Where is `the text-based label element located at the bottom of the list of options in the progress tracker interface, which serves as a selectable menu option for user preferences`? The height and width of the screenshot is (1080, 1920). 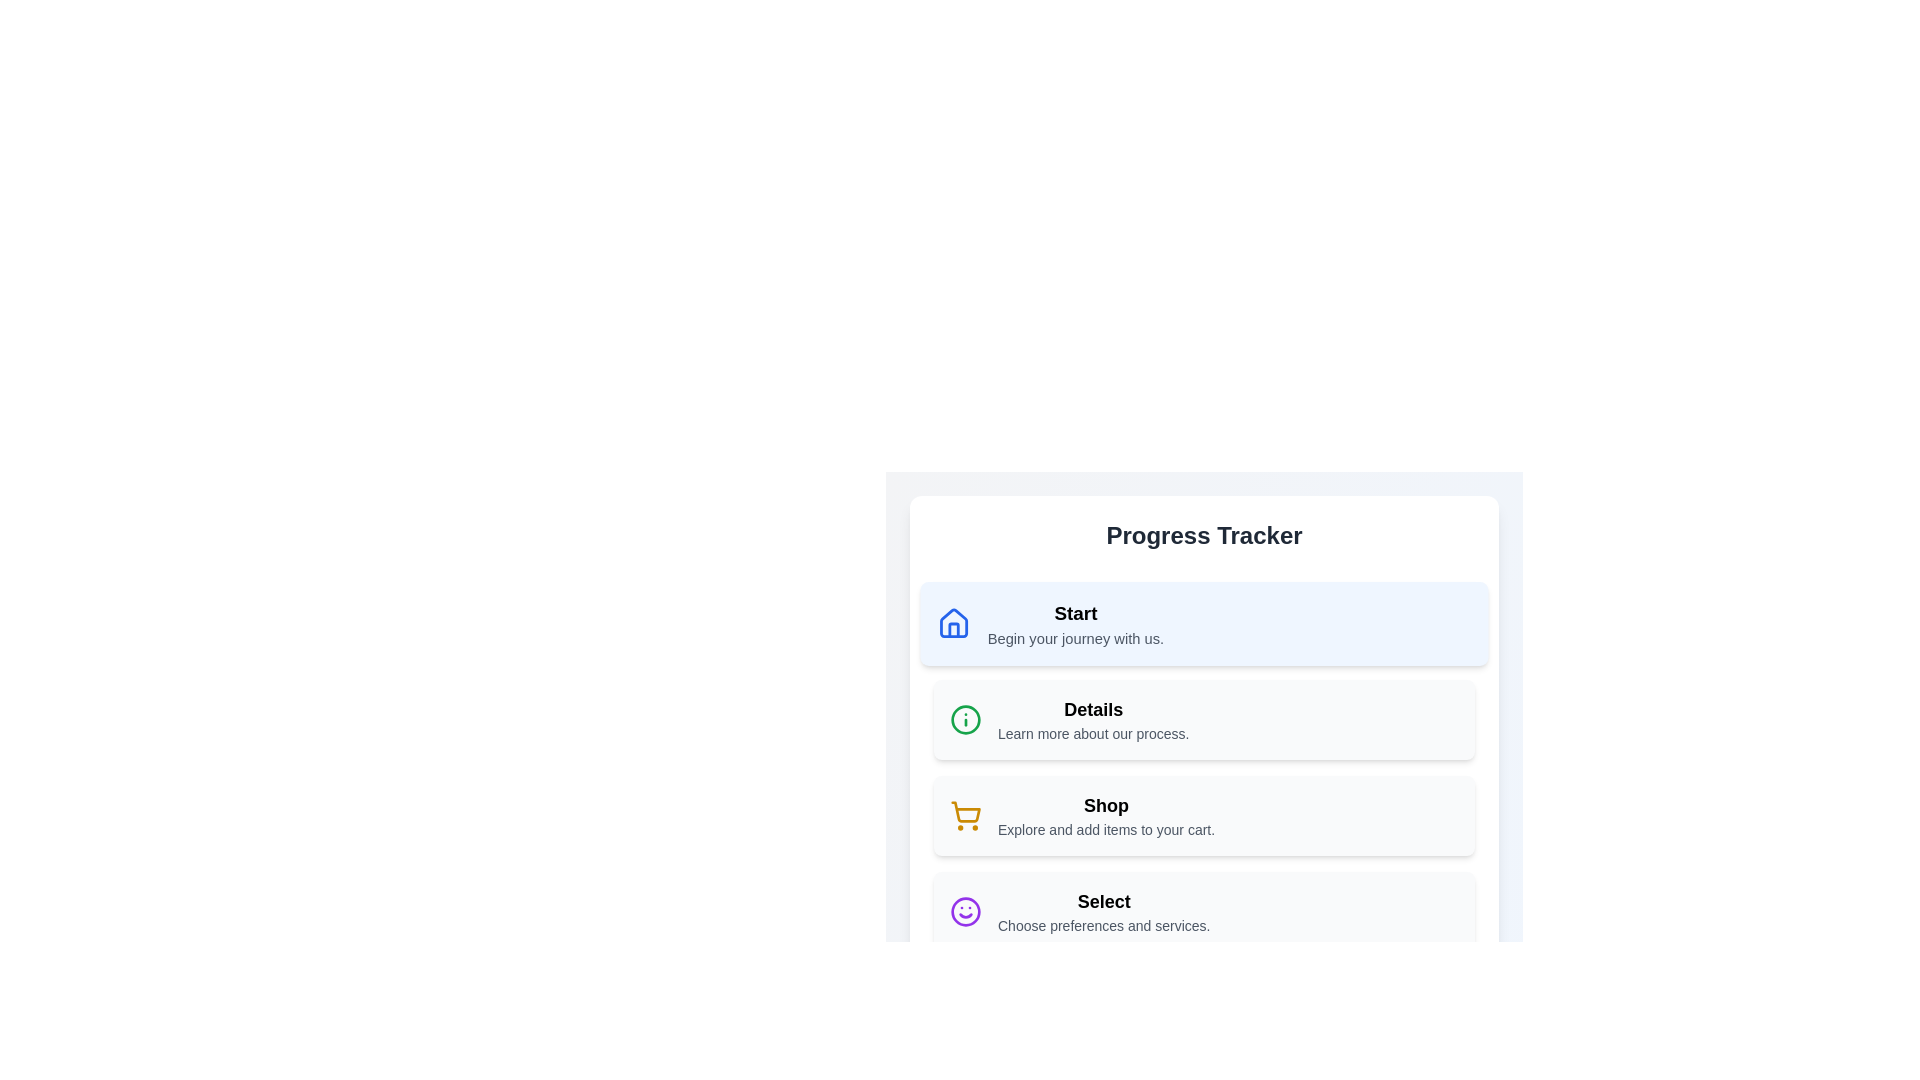
the text-based label element located at the bottom of the list of options in the progress tracker interface, which serves as a selectable menu option for user preferences is located at coordinates (1103, 911).